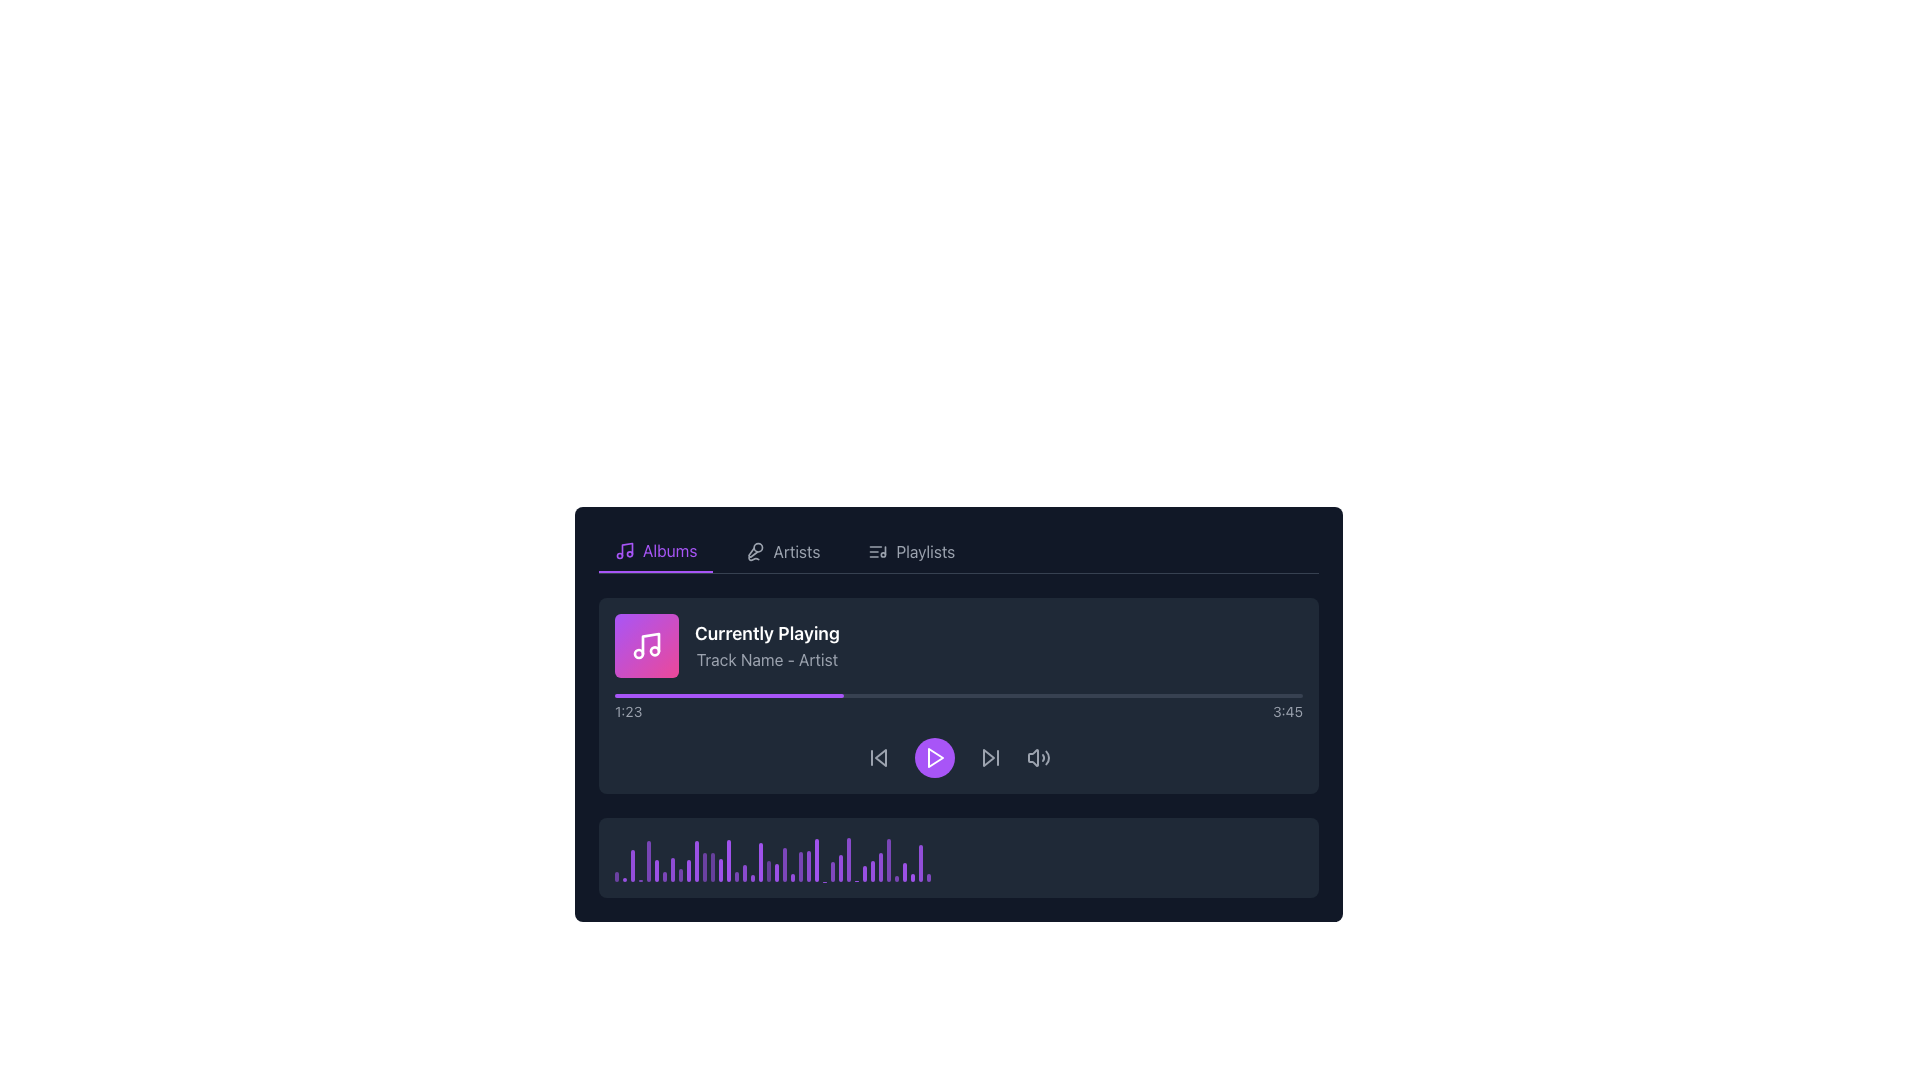  I want to click on the thirty-fourth decorative vertical bar in the audio visualizer, which represents audio levels or frequencies, so click(904, 871).